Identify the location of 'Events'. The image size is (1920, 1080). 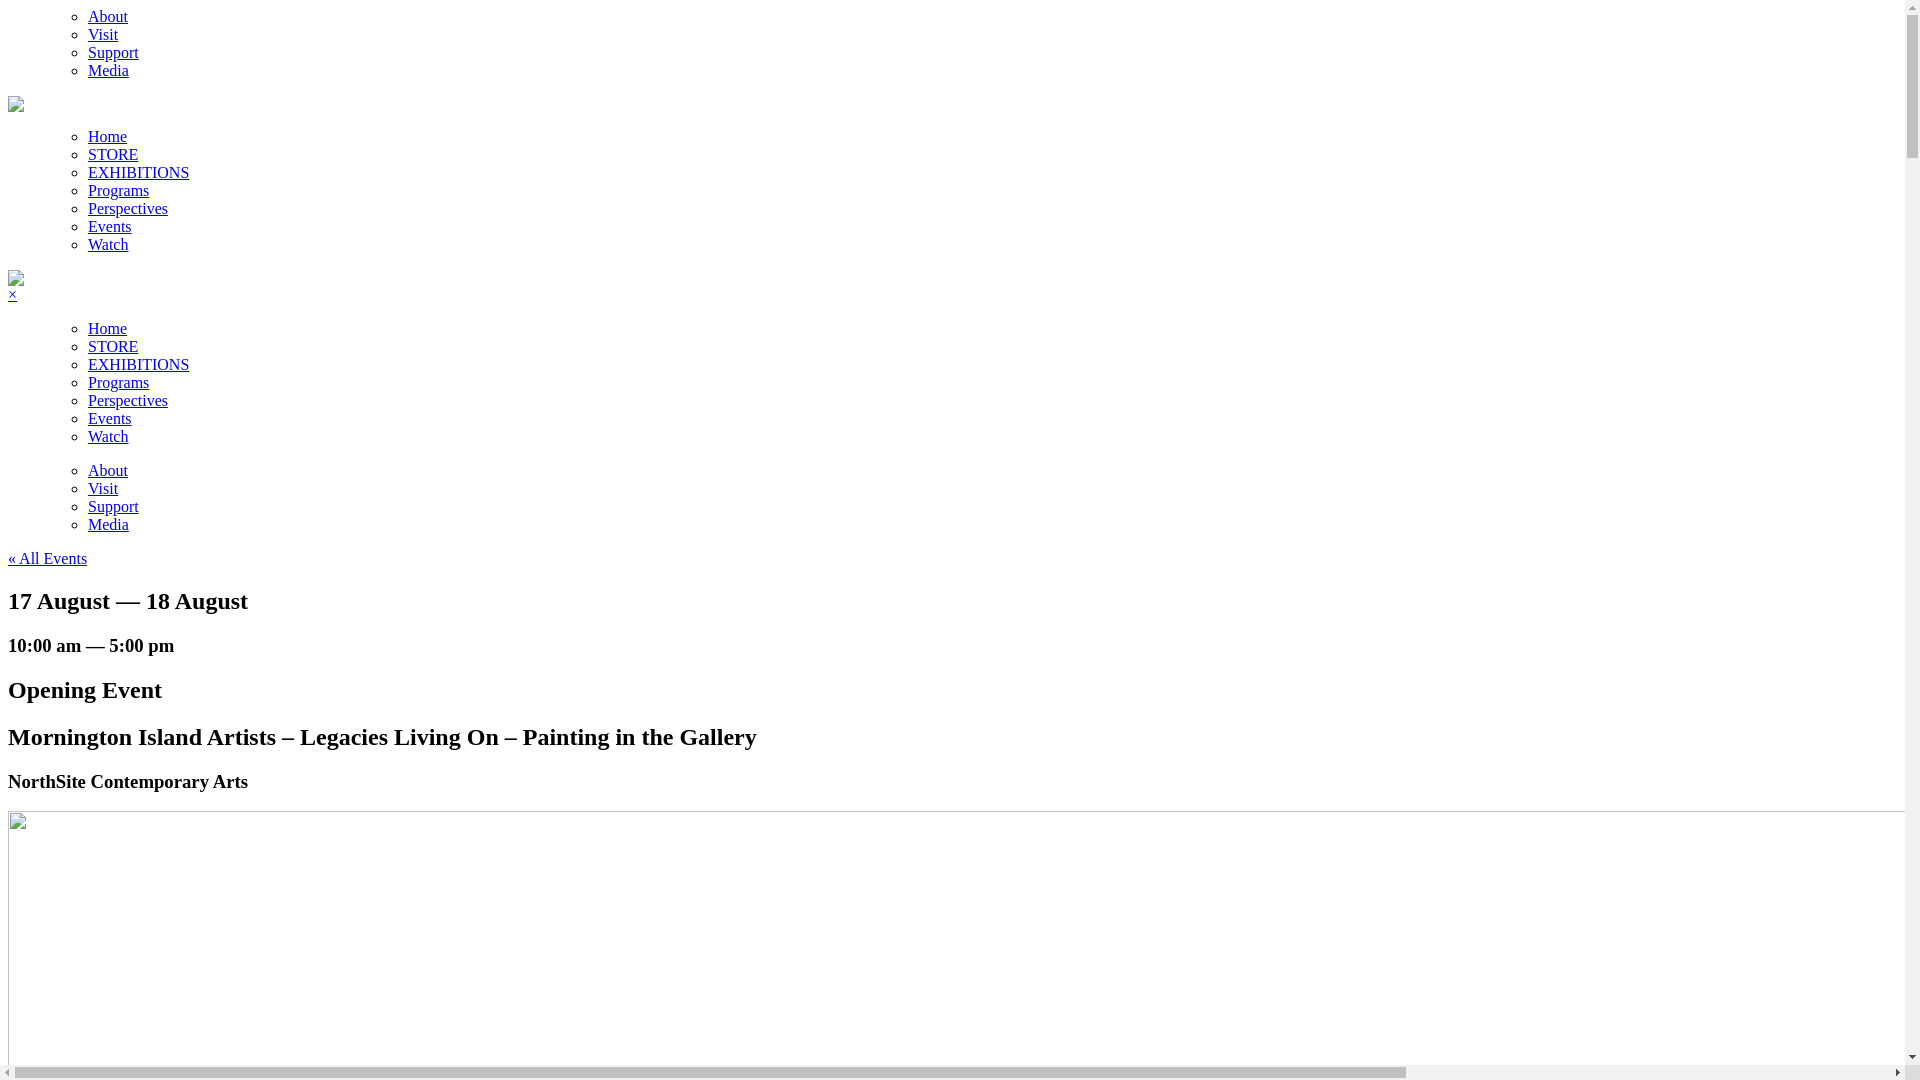
(109, 417).